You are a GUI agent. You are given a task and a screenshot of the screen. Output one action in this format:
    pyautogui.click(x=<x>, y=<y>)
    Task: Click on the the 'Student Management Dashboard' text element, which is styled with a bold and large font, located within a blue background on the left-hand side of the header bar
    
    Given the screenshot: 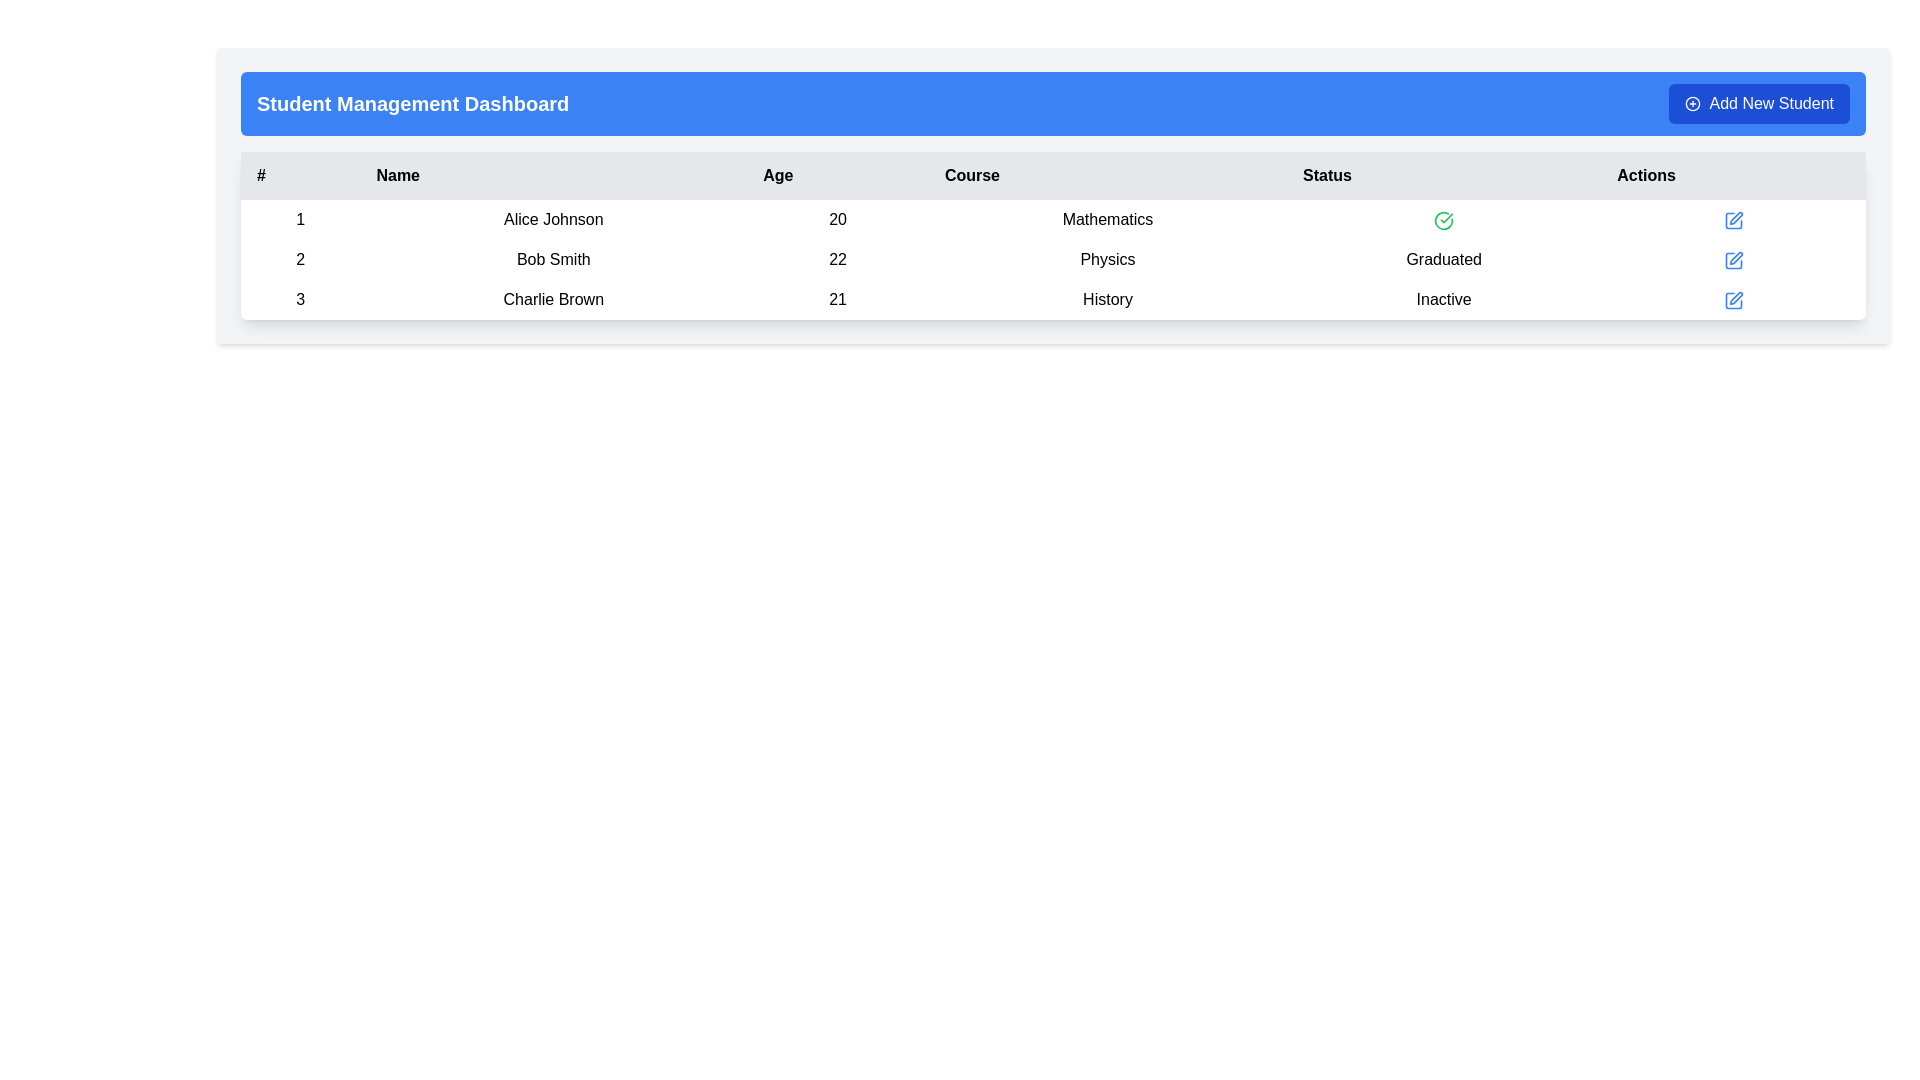 What is the action you would take?
    pyautogui.click(x=412, y=104)
    